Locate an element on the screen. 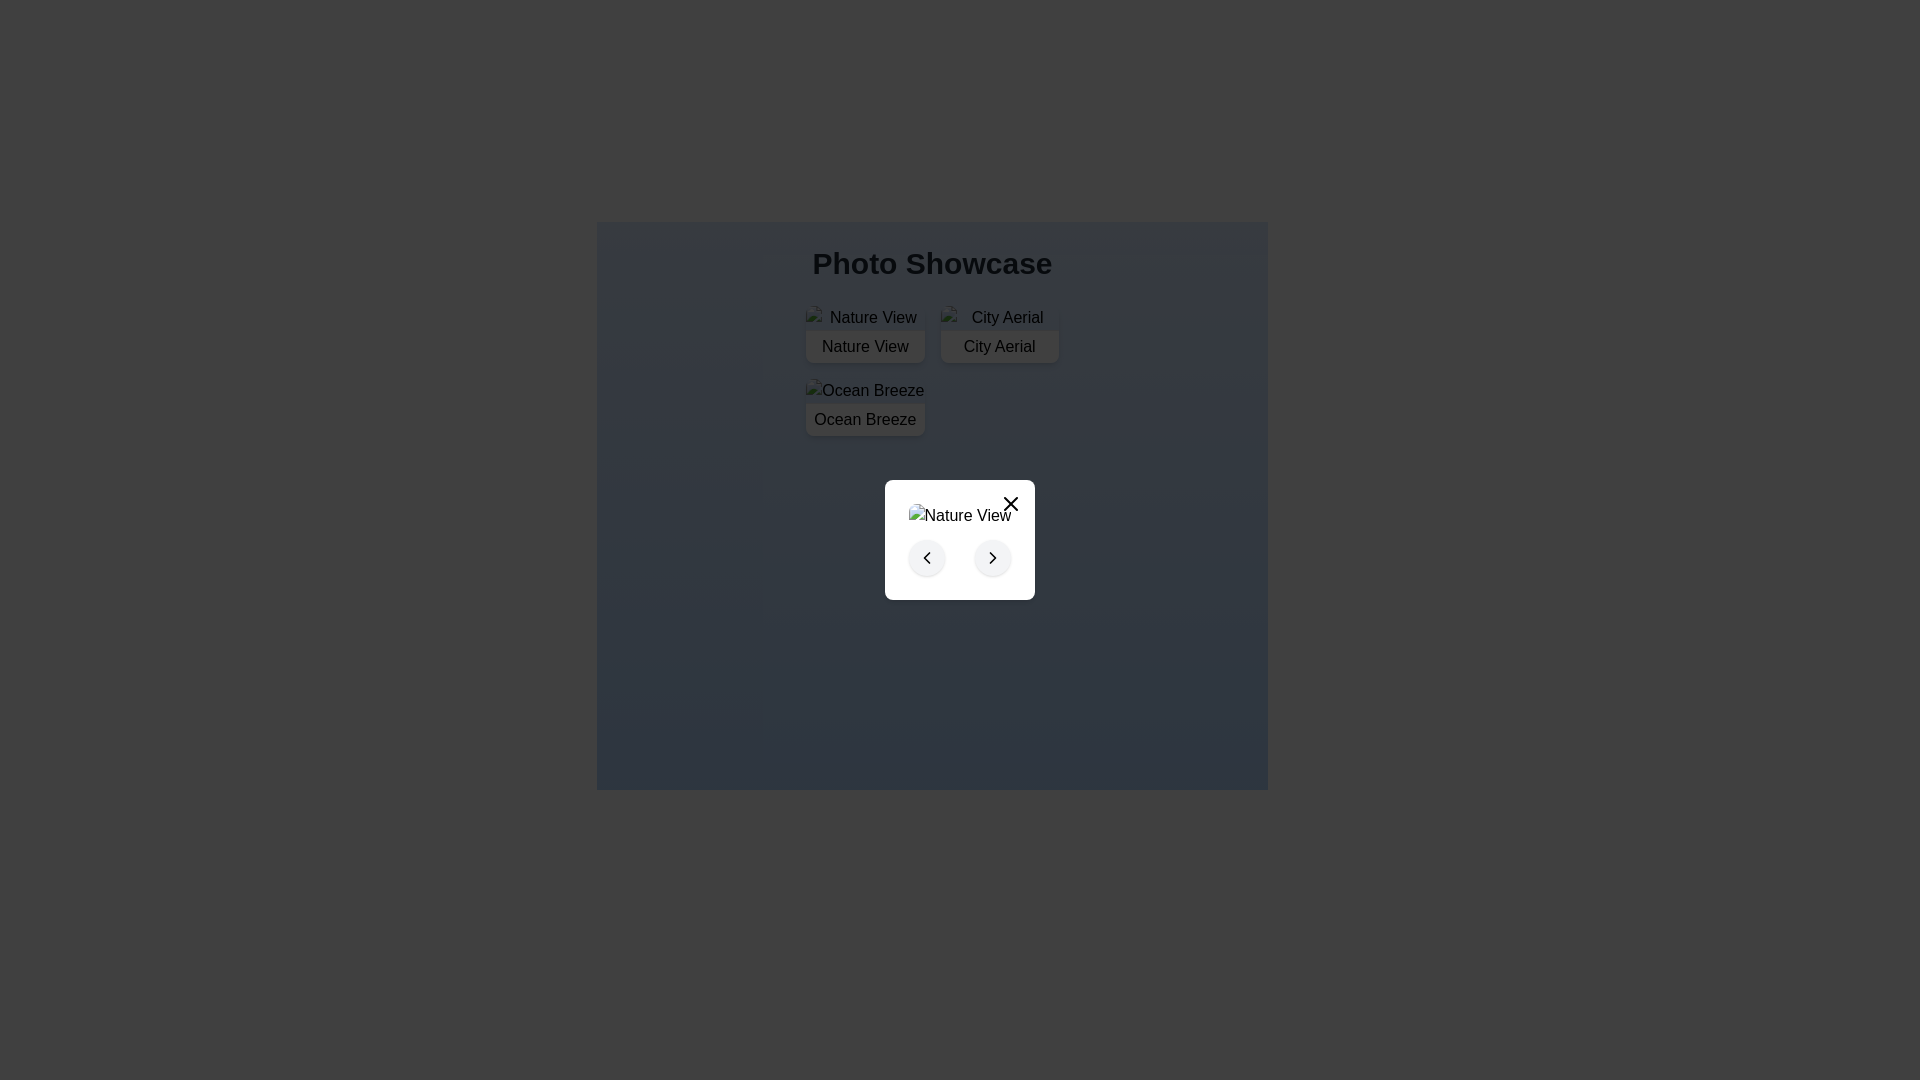 This screenshot has width=1920, height=1080. text content of the Text Label displaying 'Ocean Breeze', which is centered and has a white background with a top border is located at coordinates (865, 418).